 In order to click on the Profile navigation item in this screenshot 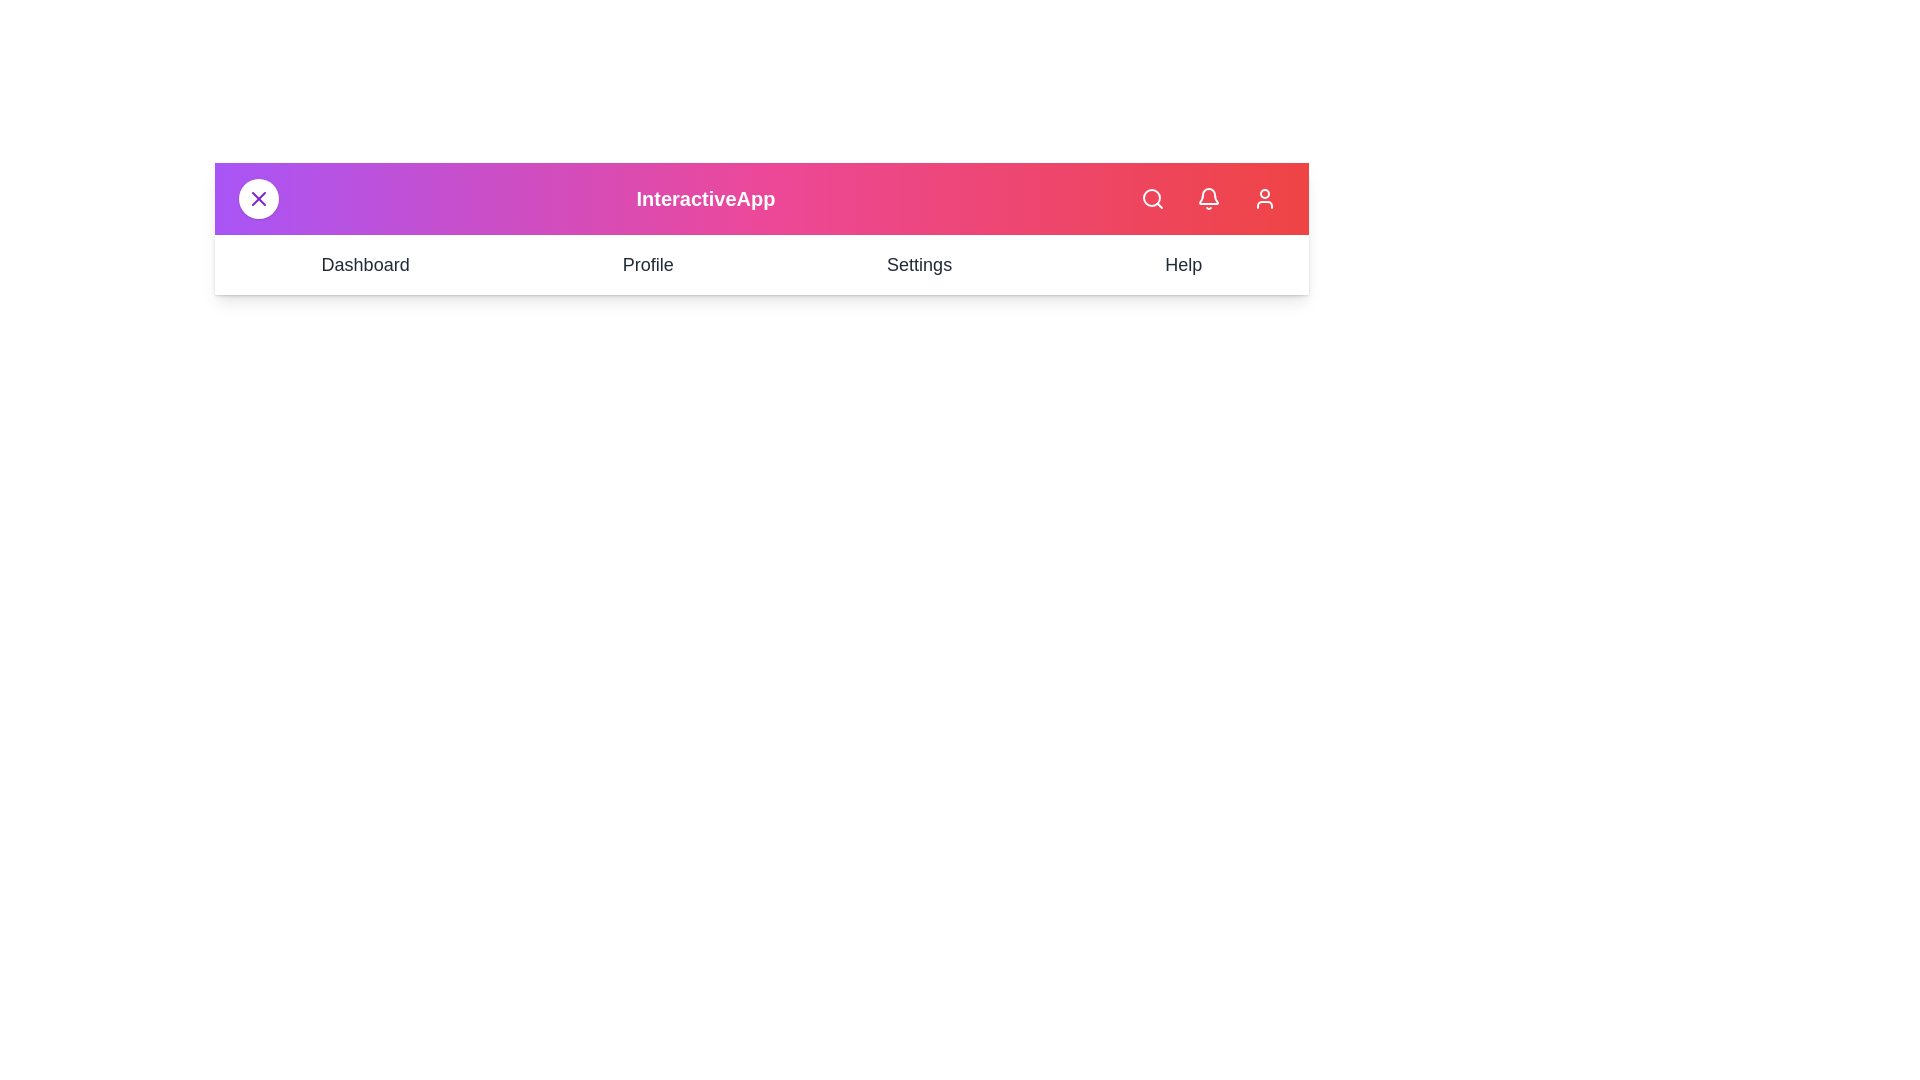, I will do `click(648, 264)`.